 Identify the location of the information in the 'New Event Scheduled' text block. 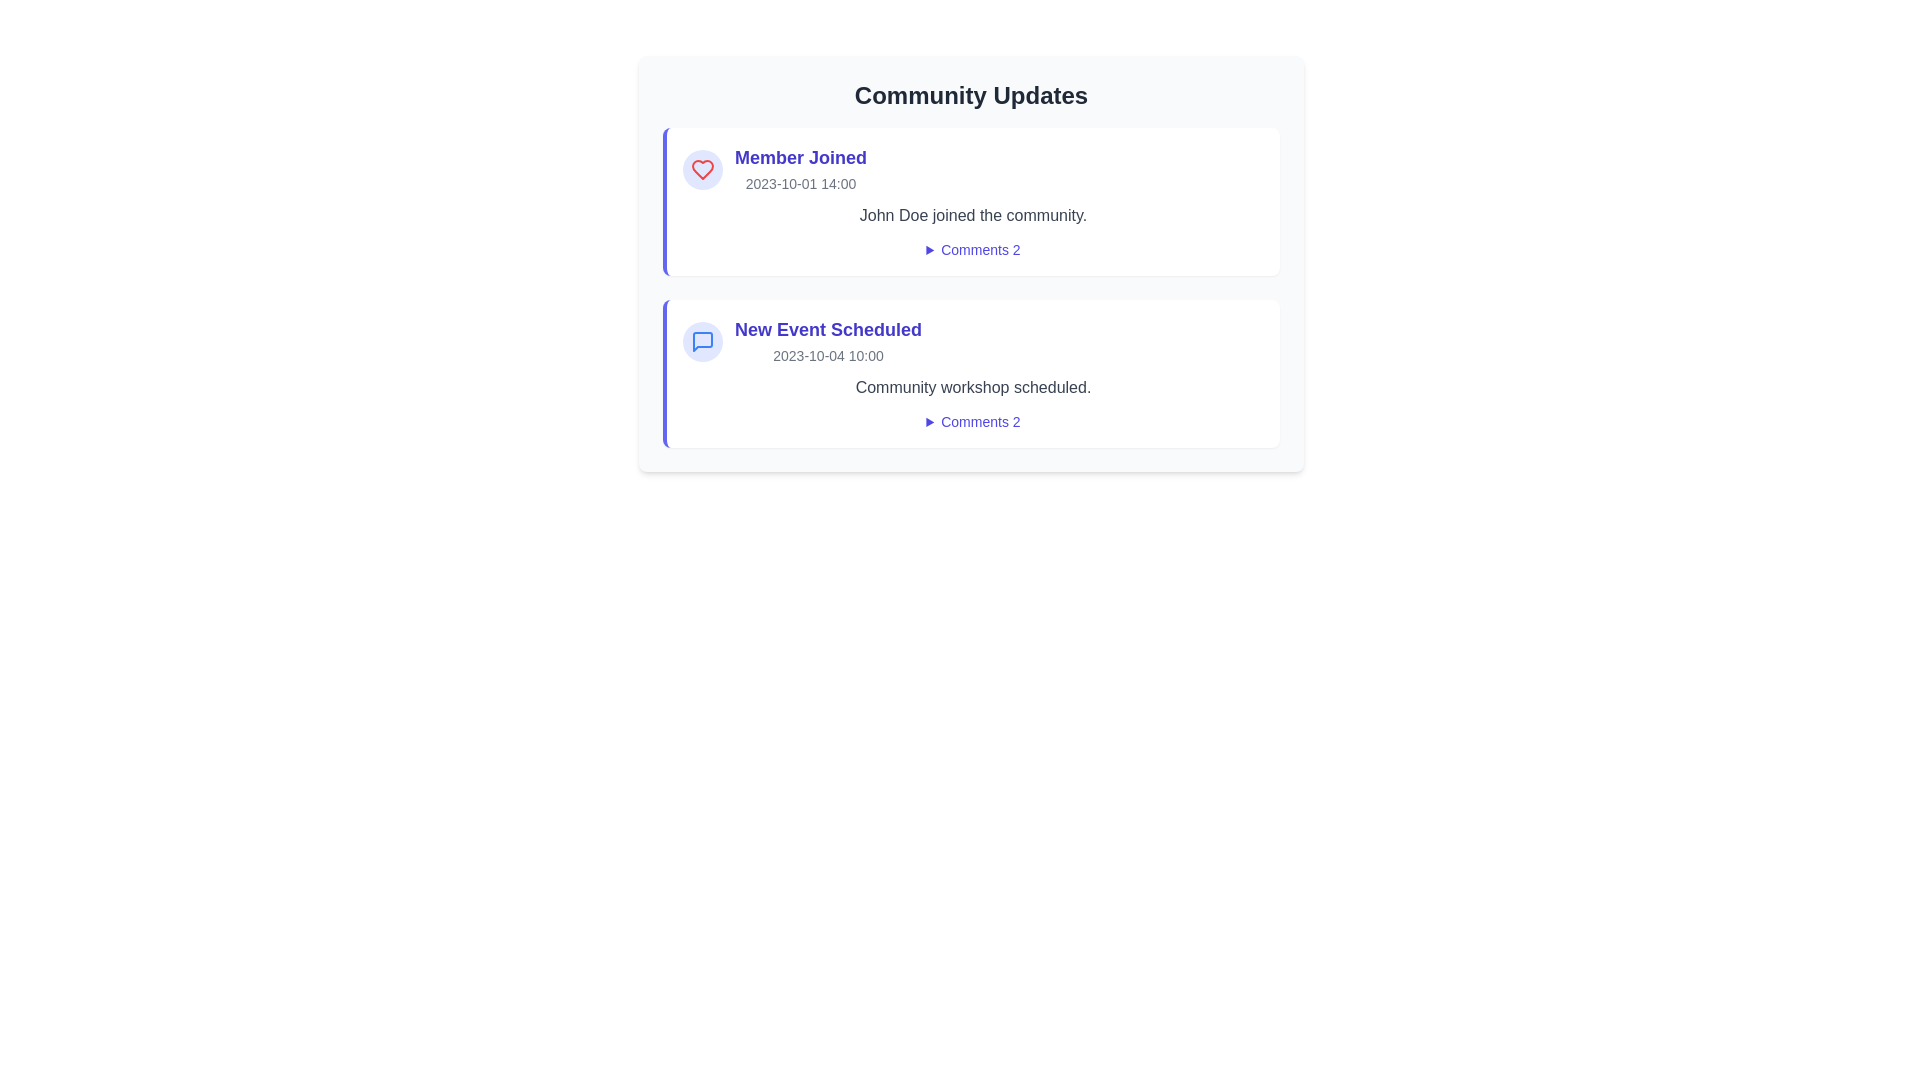
(828, 341).